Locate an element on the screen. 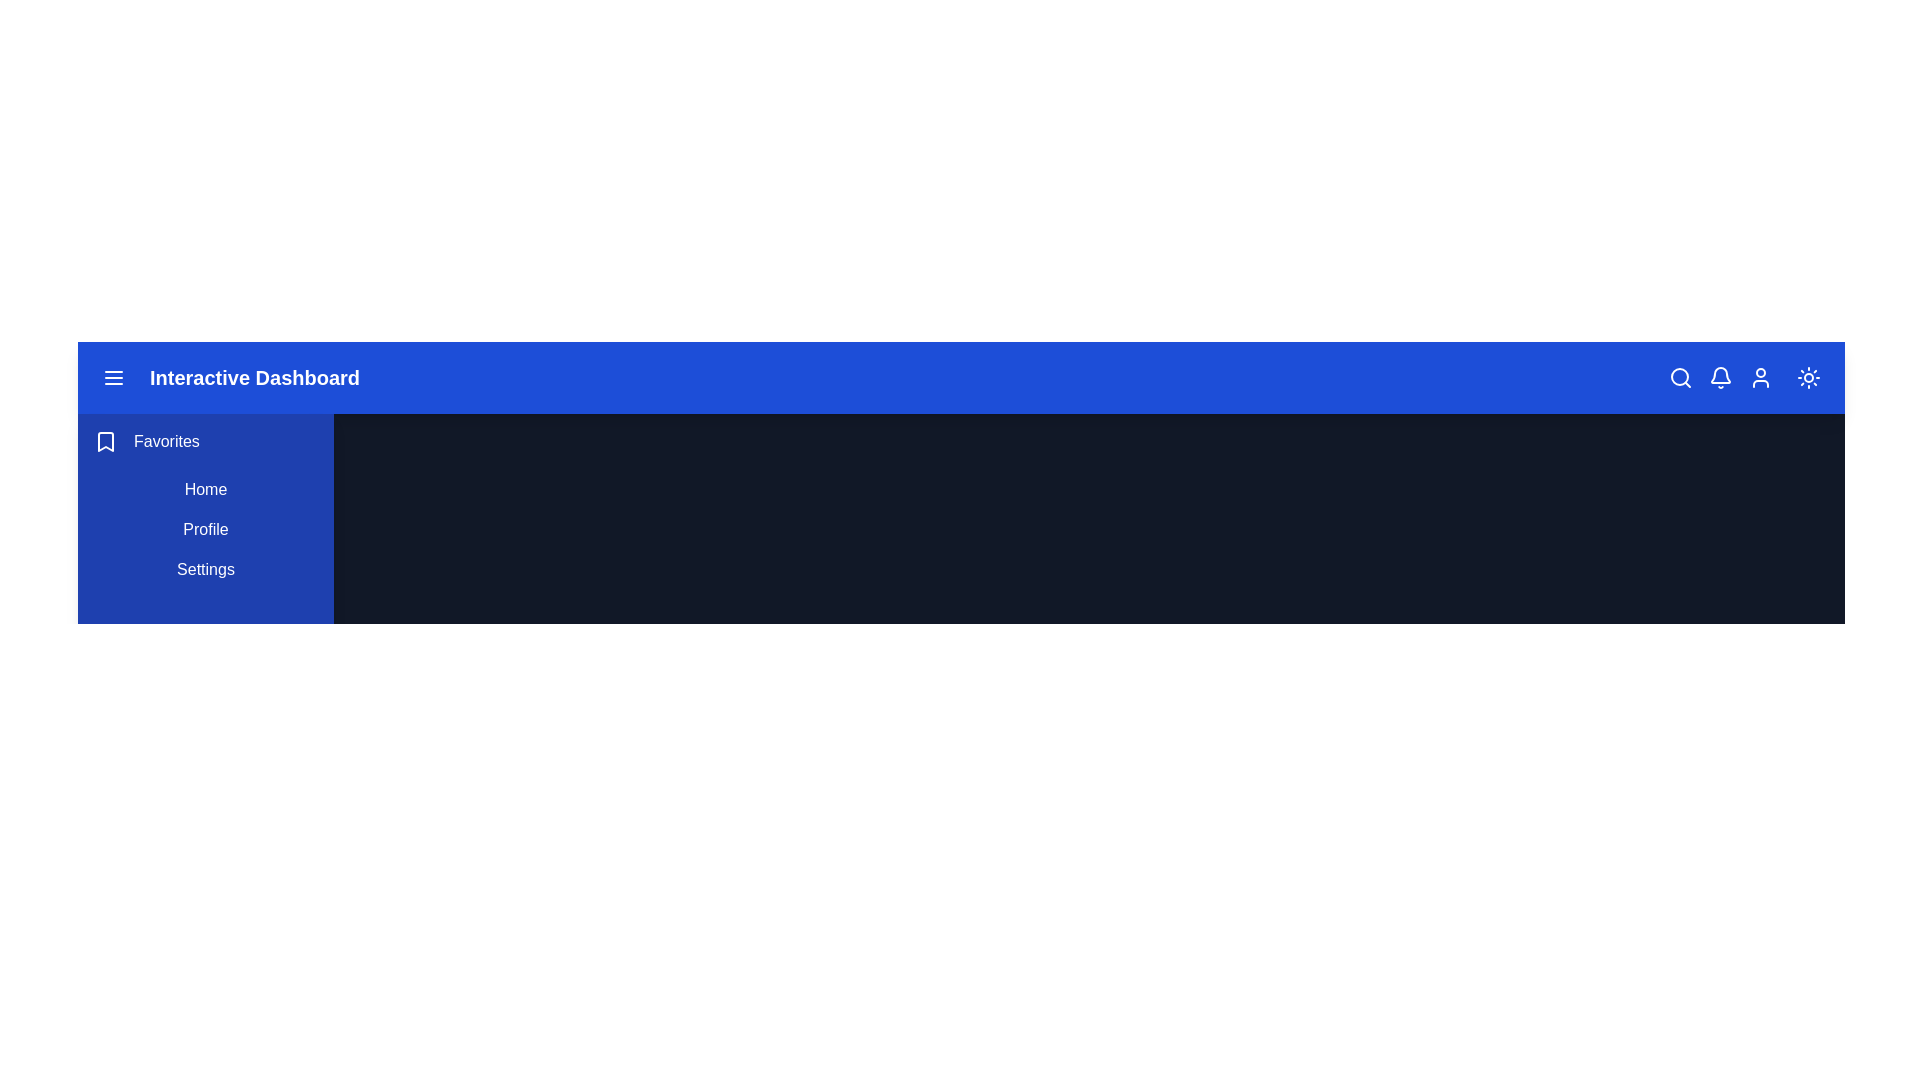 The image size is (1920, 1080). the 'Profile' menu item in the sidebar to navigate to the 'Profile' section is located at coordinates (206, 528).